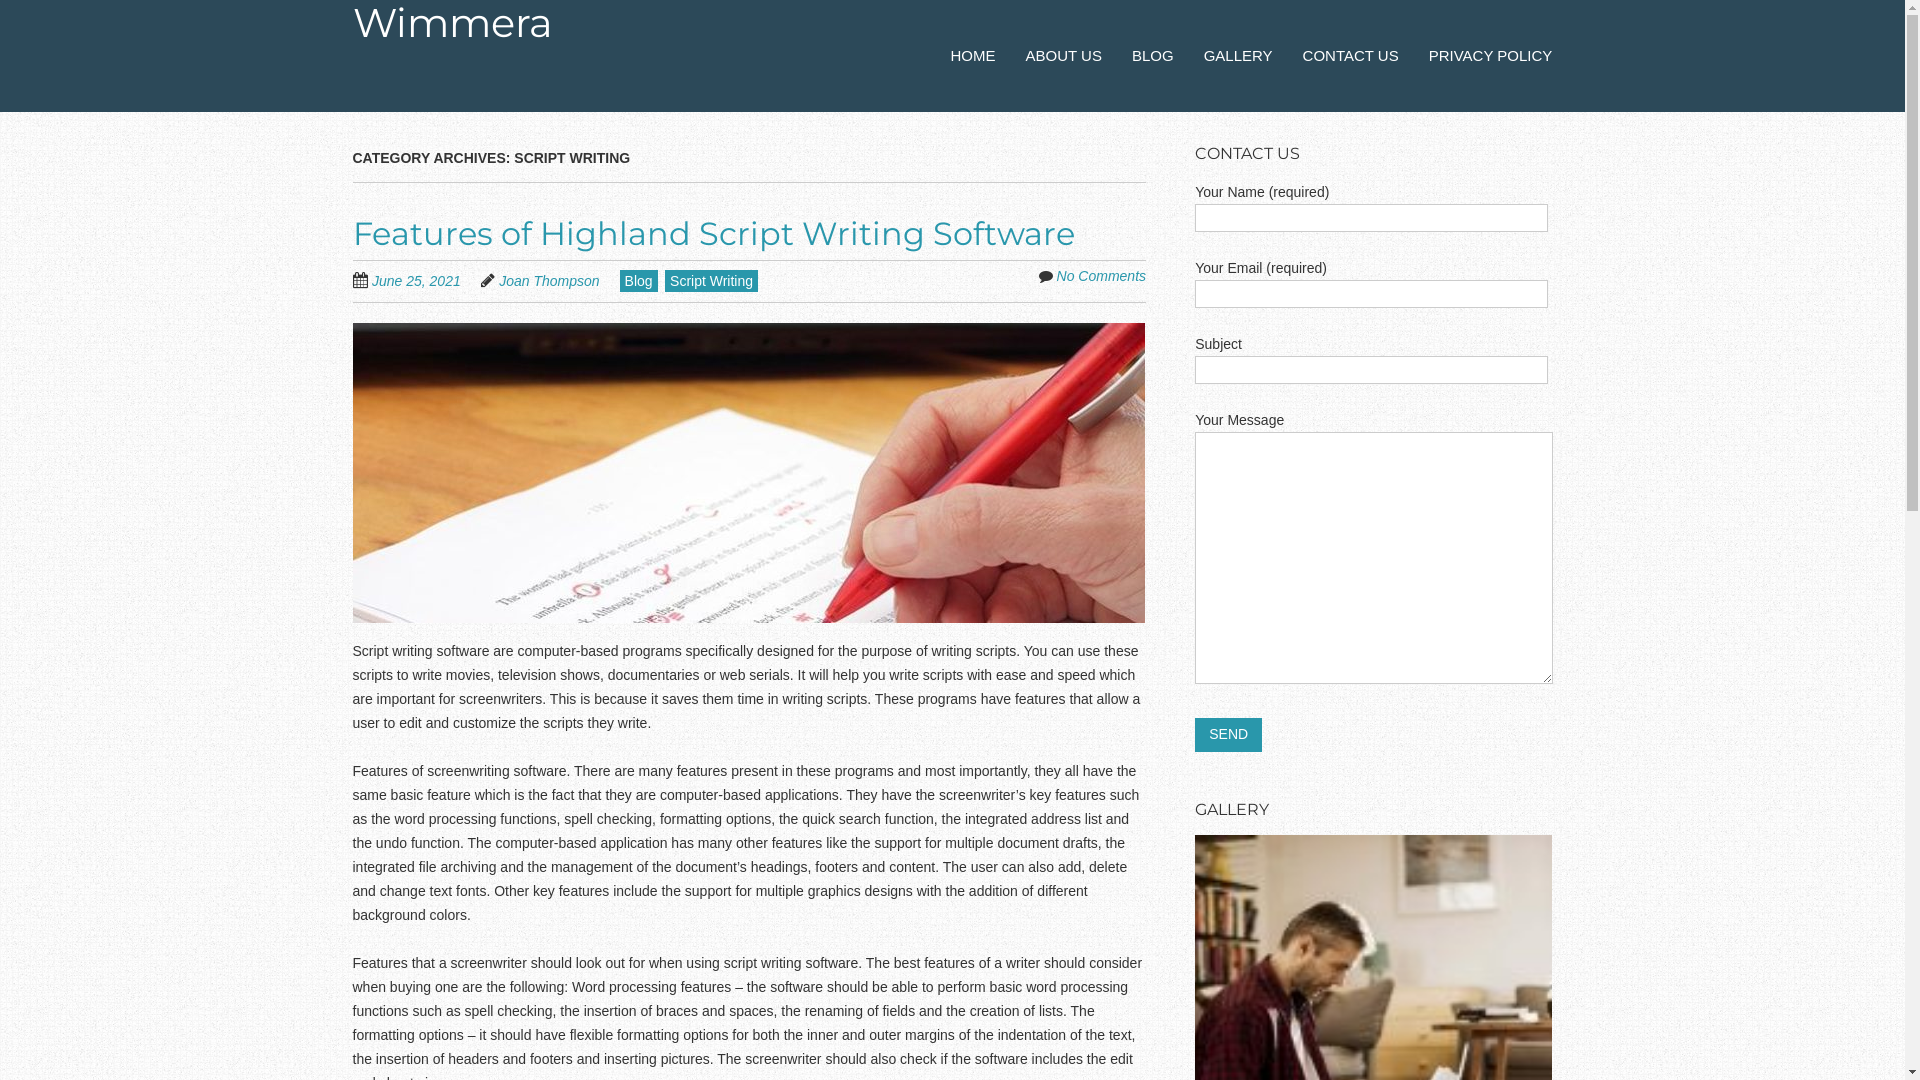  Describe the element at coordinates (1195, 735) in the screenshot. I see `'Send'` at that location.